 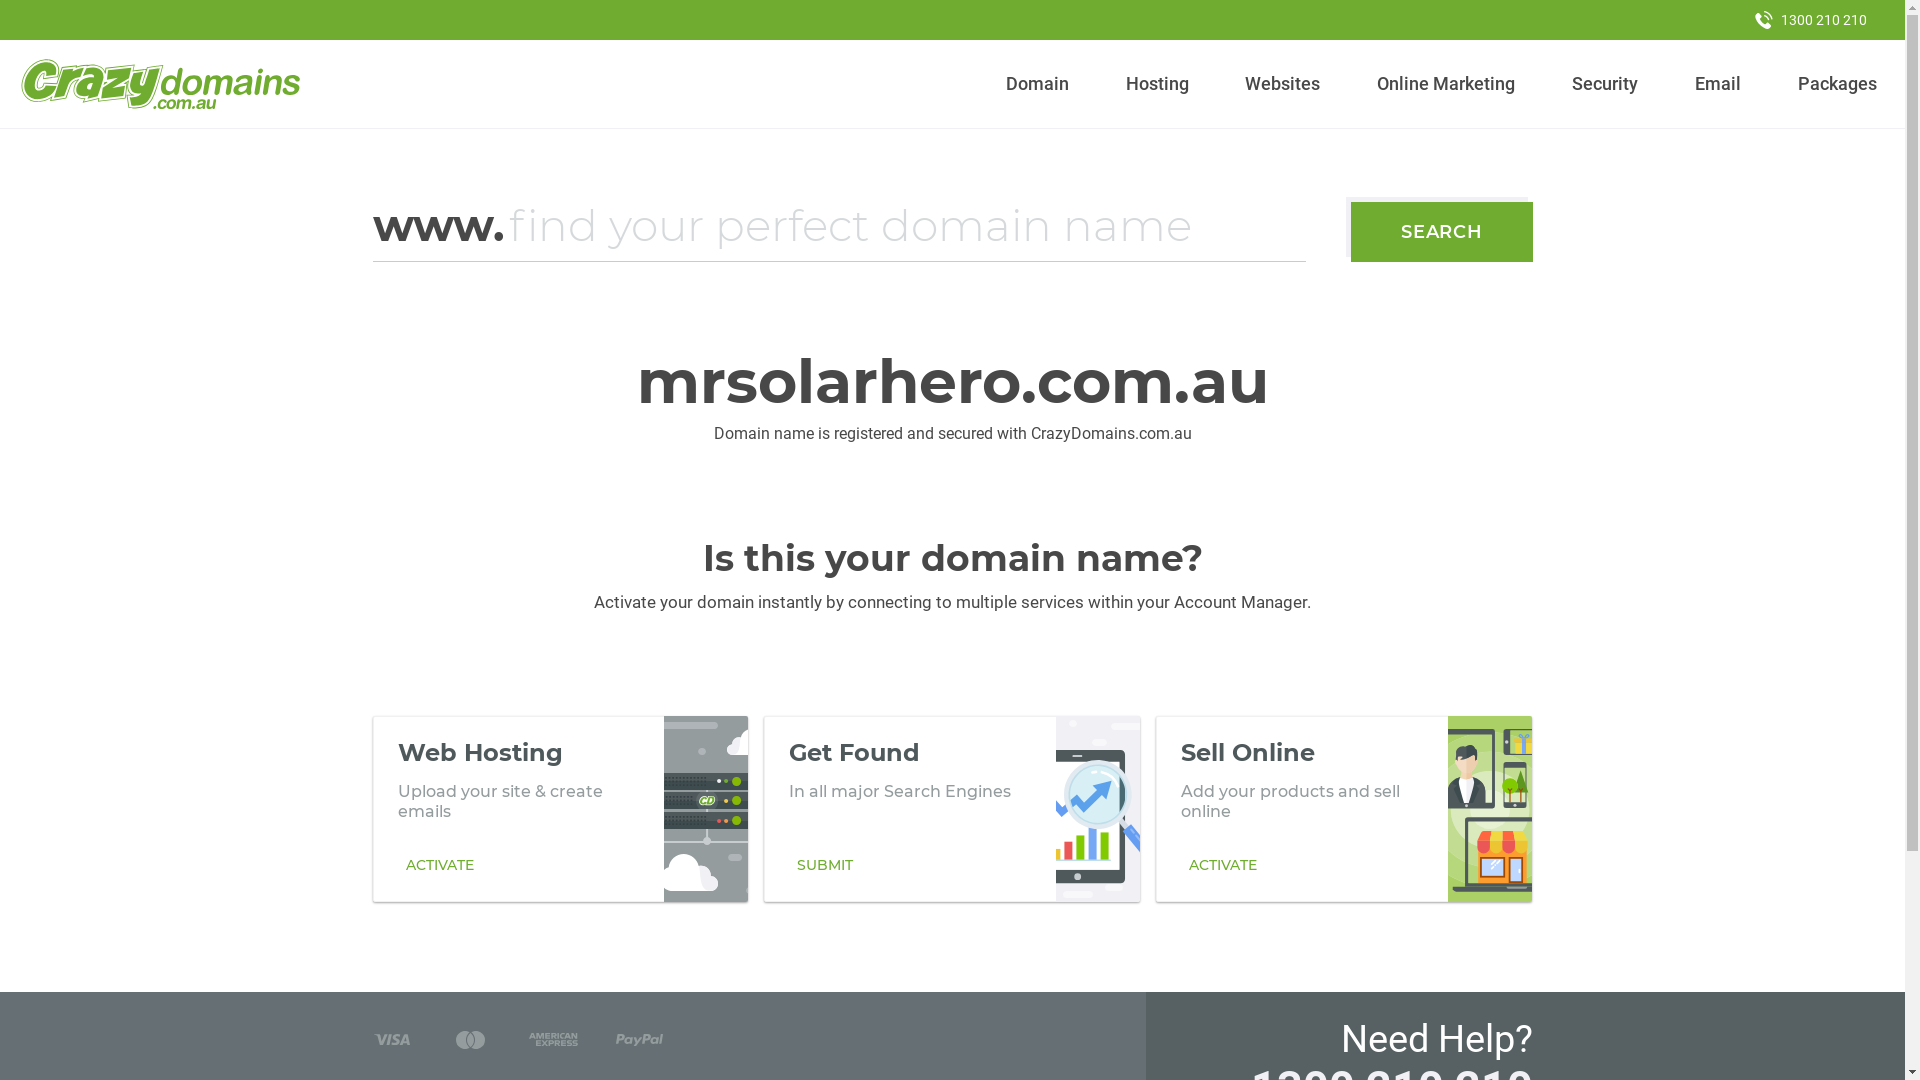 What do you see at coordinates (1037, 83) in the screenshot?
I see `'Domain'` at bounding box center [1037, 83].